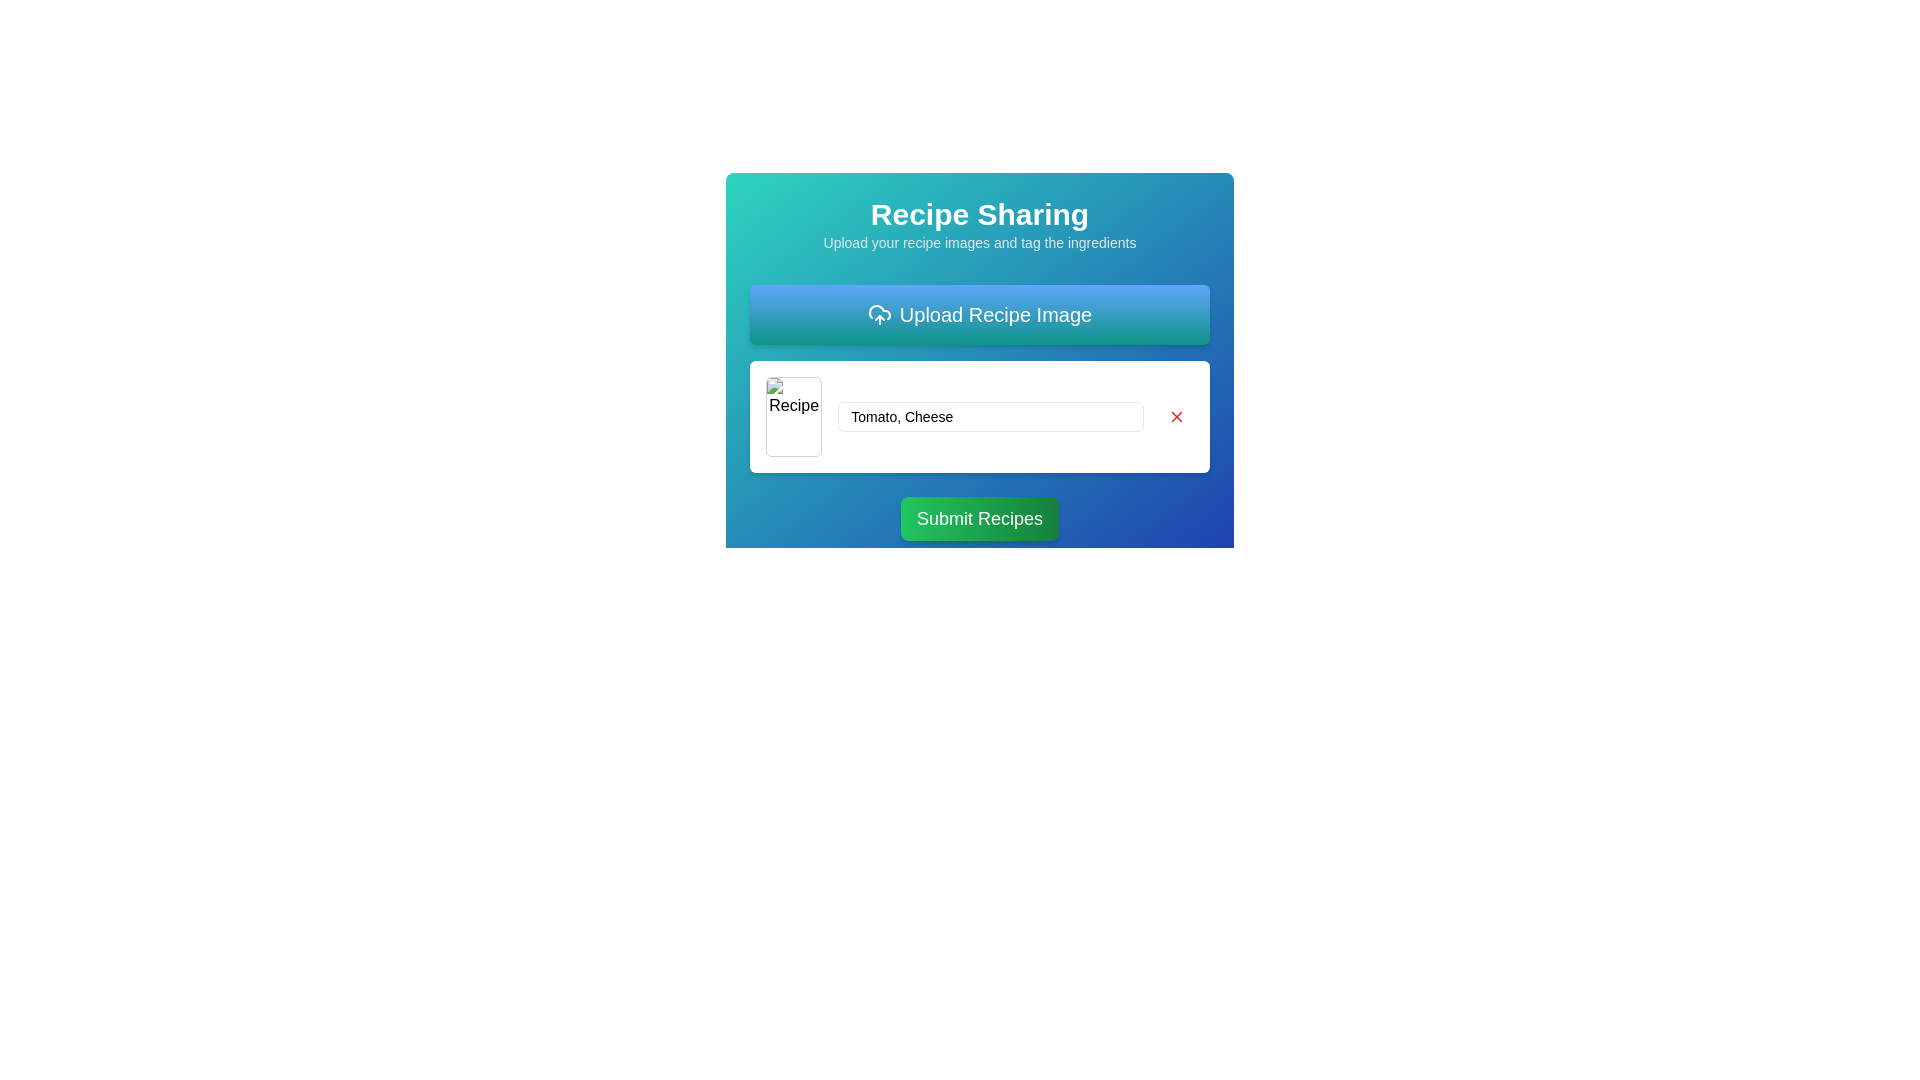 Image resolution: width=1920 pixels, height=1080 pixels. What do you see at coordinates (879, 315) in the screenshot?
I see `the SVG icon on the blue gradient button labeled 'Upload Recipe Image'` at bounding box center [879, 315].